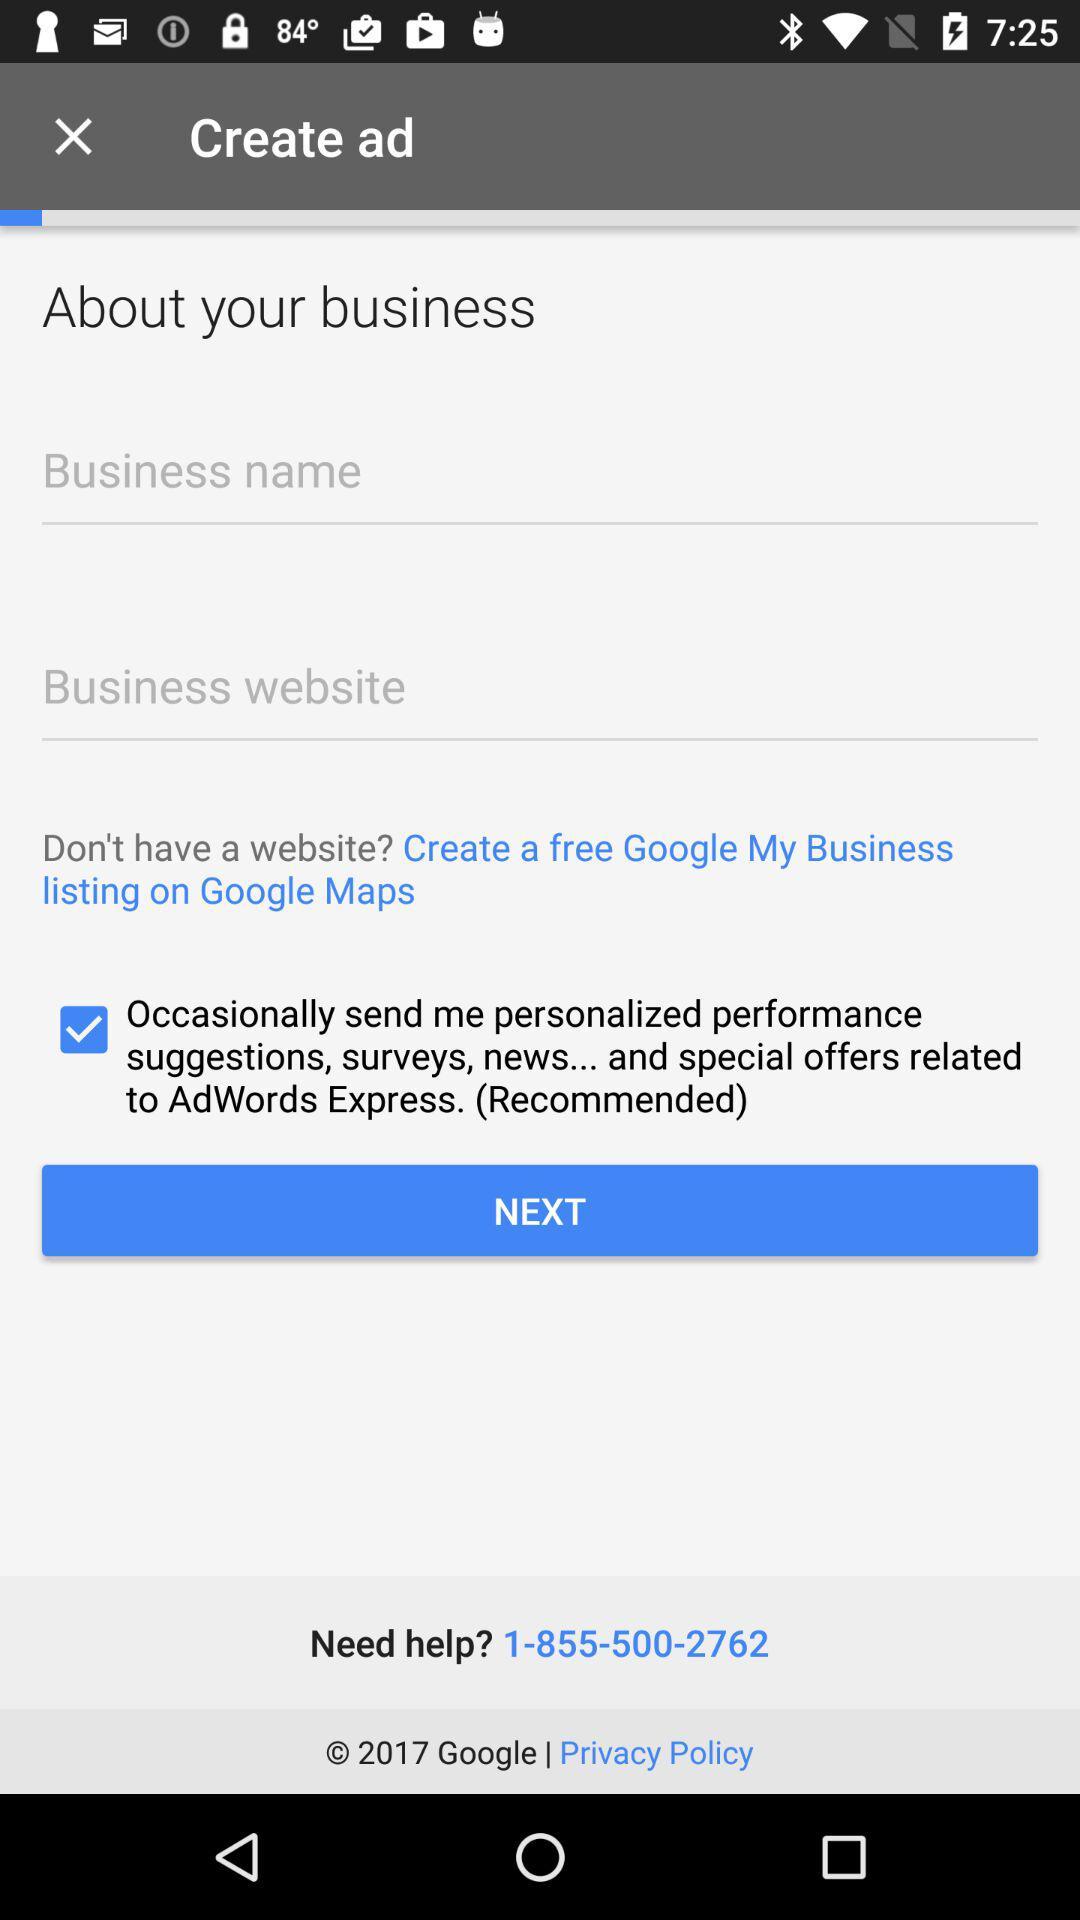  Describe the element at coordinates (540, 482) in the screenshot. I see `the icon below about your business item` at that location.